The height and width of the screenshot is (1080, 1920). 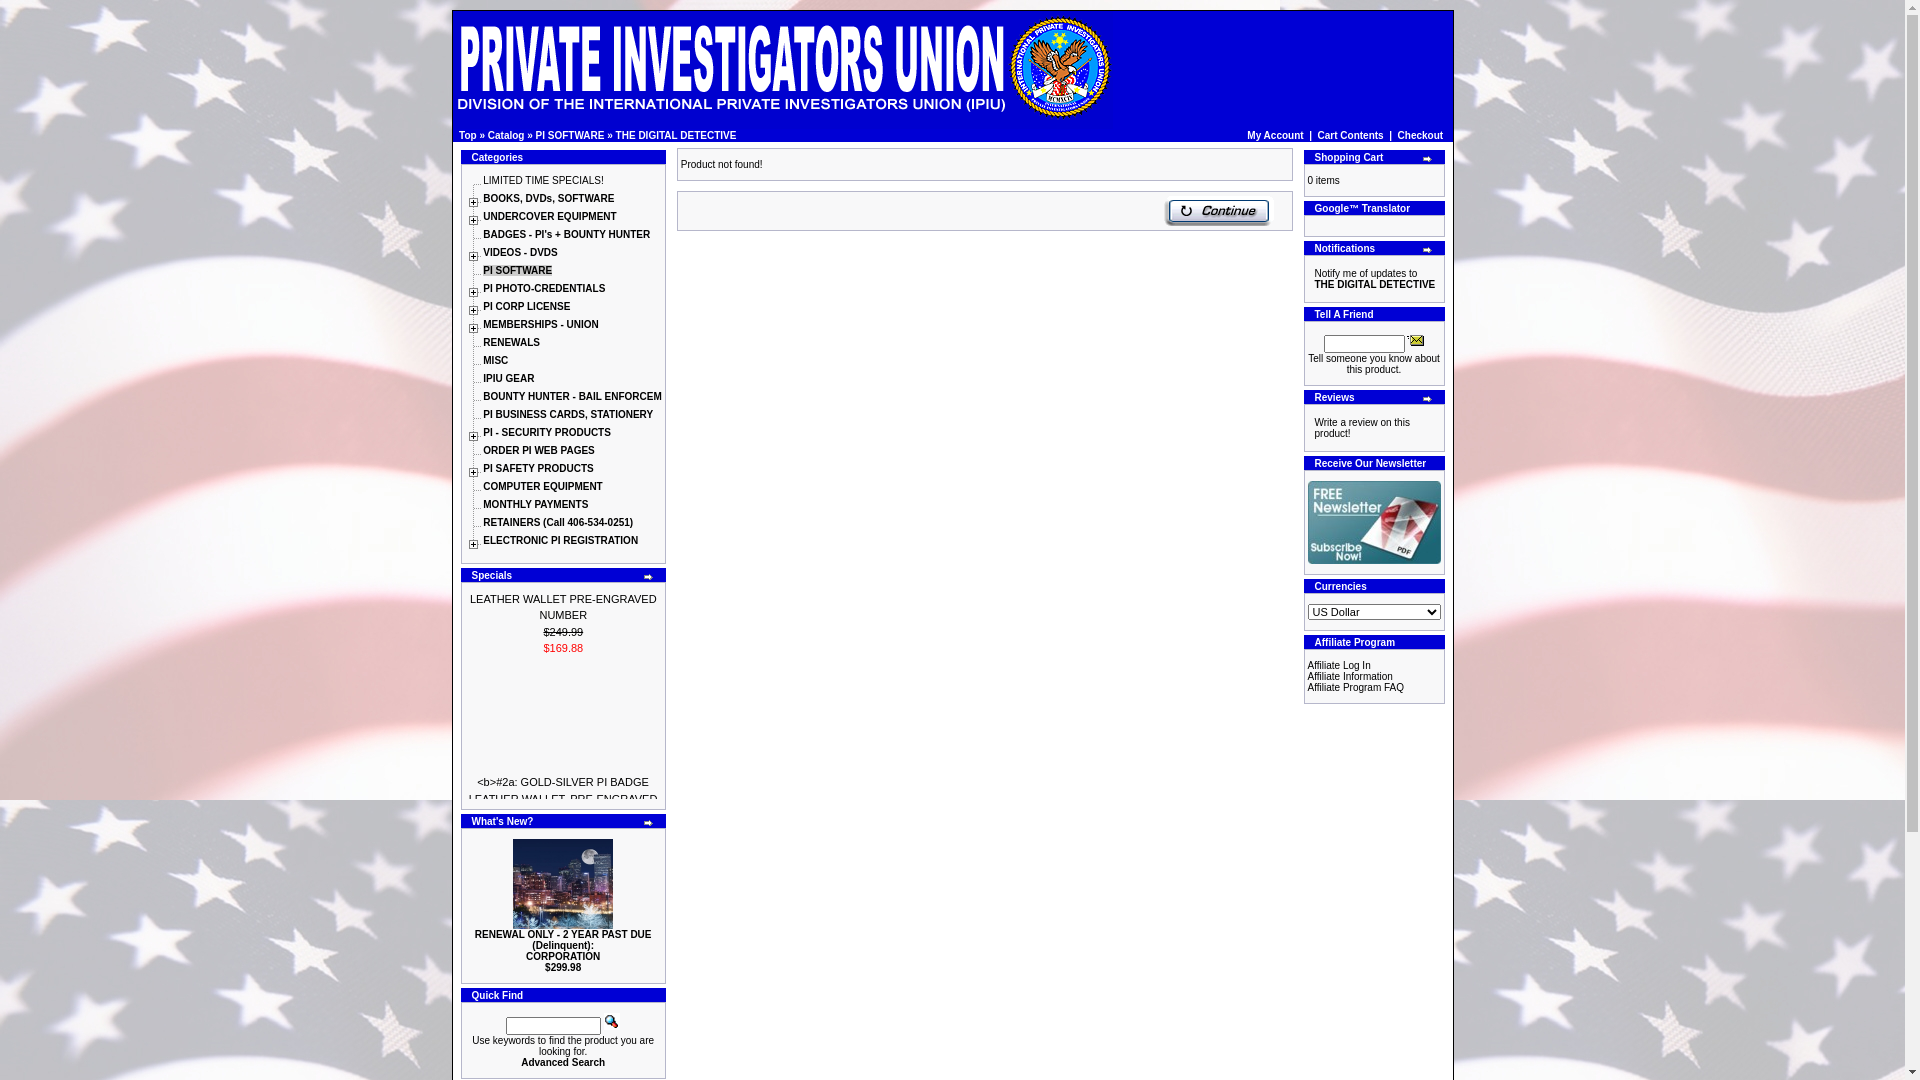 What do you see at coordinates (547, 431) in the screenshot?
I see `'PI - SECURITY PRODUCTS'` at bounding box center [547, 431].